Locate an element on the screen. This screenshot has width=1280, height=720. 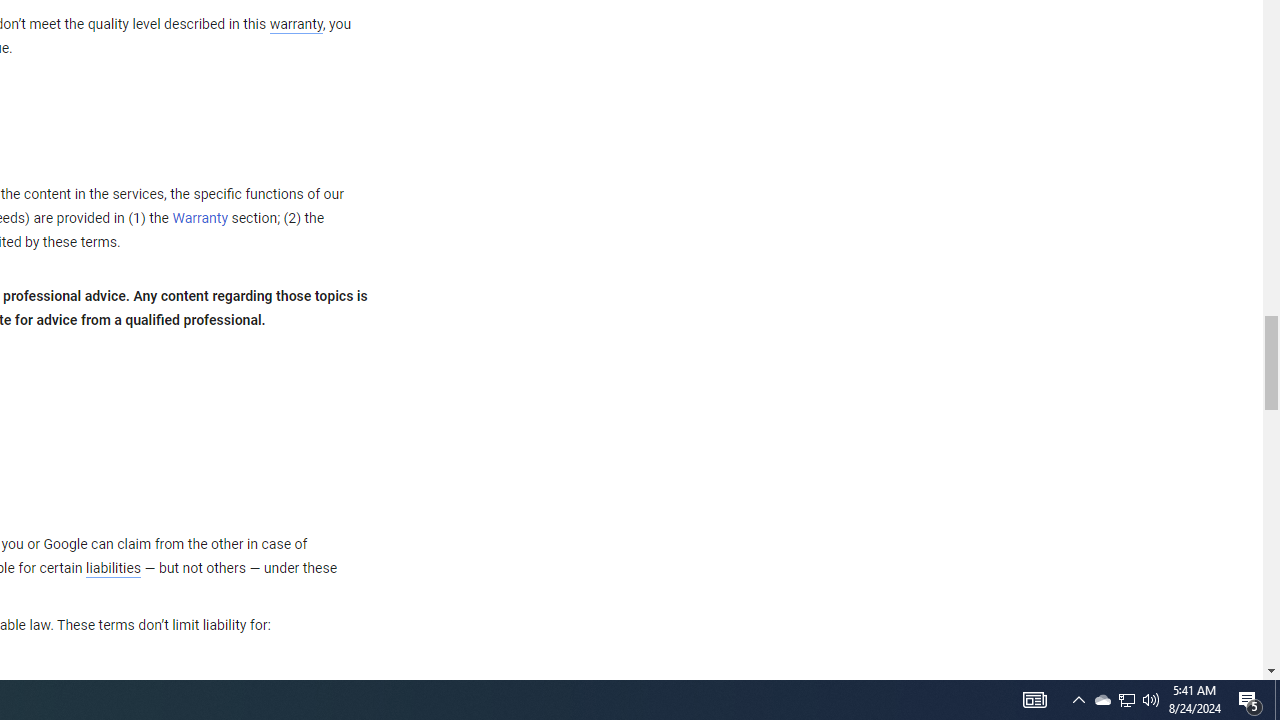
'liabilities' is located at coordinates (112, 568).